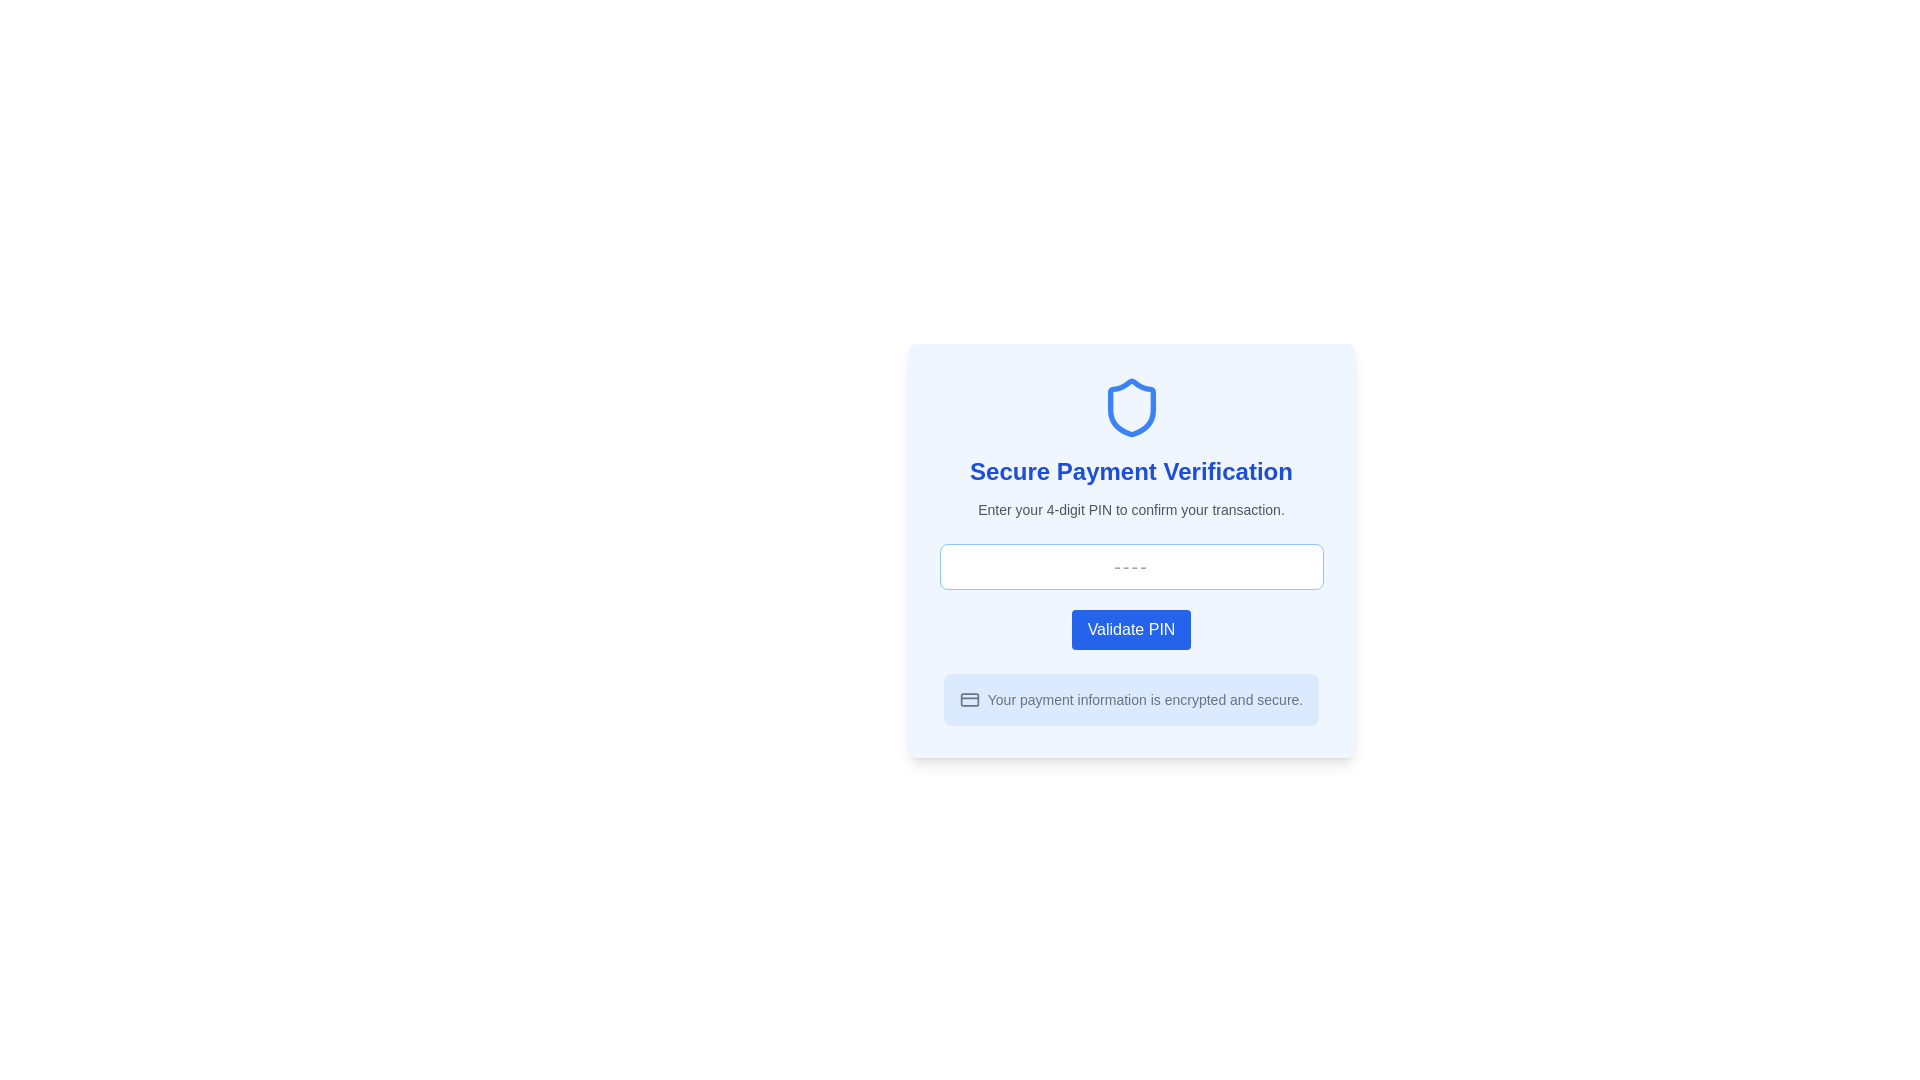 This screenshot has width=1920, height=1080. Describe the element at coordinates (1131, 567) in the screenshot. I see `the Password input field located below the text 'Enter your 4-digit PIN to confirm your transaction.' and above the 'Validate PIN' button` at that location.